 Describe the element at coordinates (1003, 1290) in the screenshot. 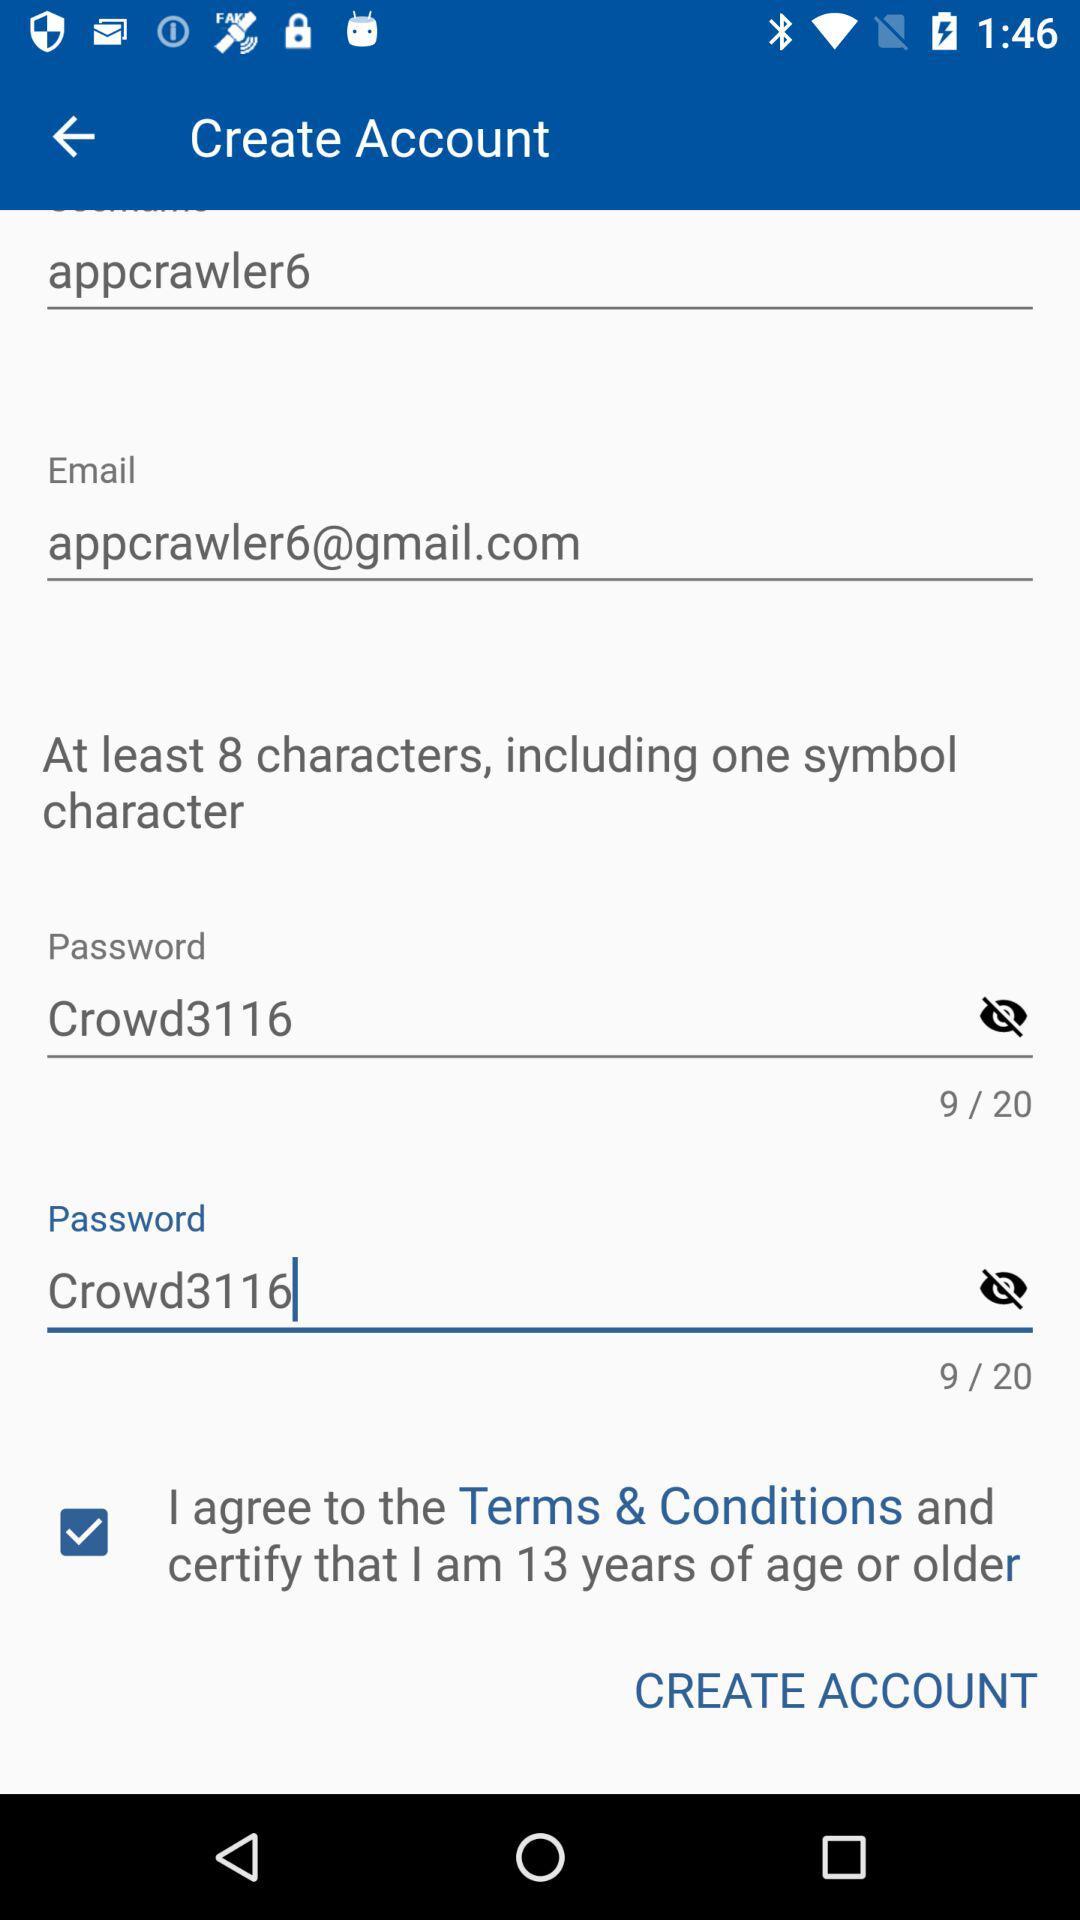

I see `hide button` at that location.